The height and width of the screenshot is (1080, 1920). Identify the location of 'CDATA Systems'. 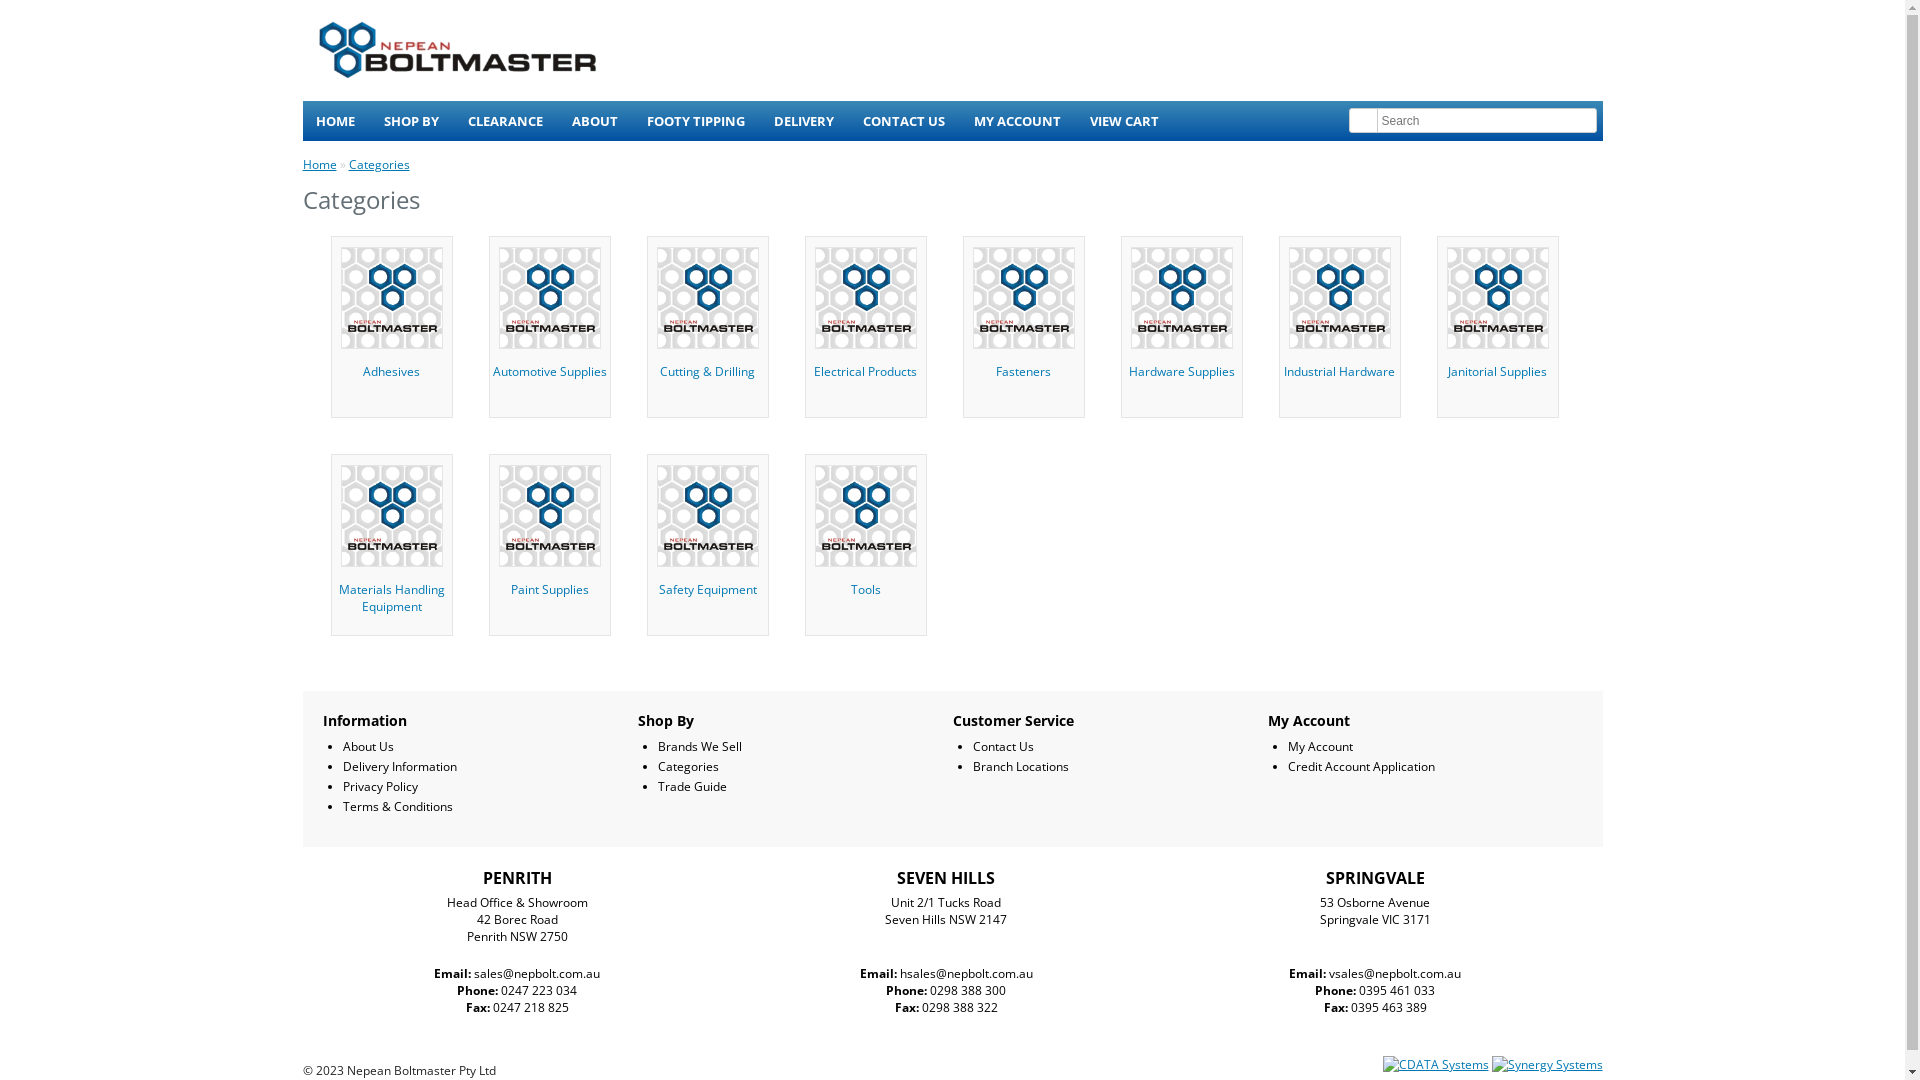
(1434, 1063).